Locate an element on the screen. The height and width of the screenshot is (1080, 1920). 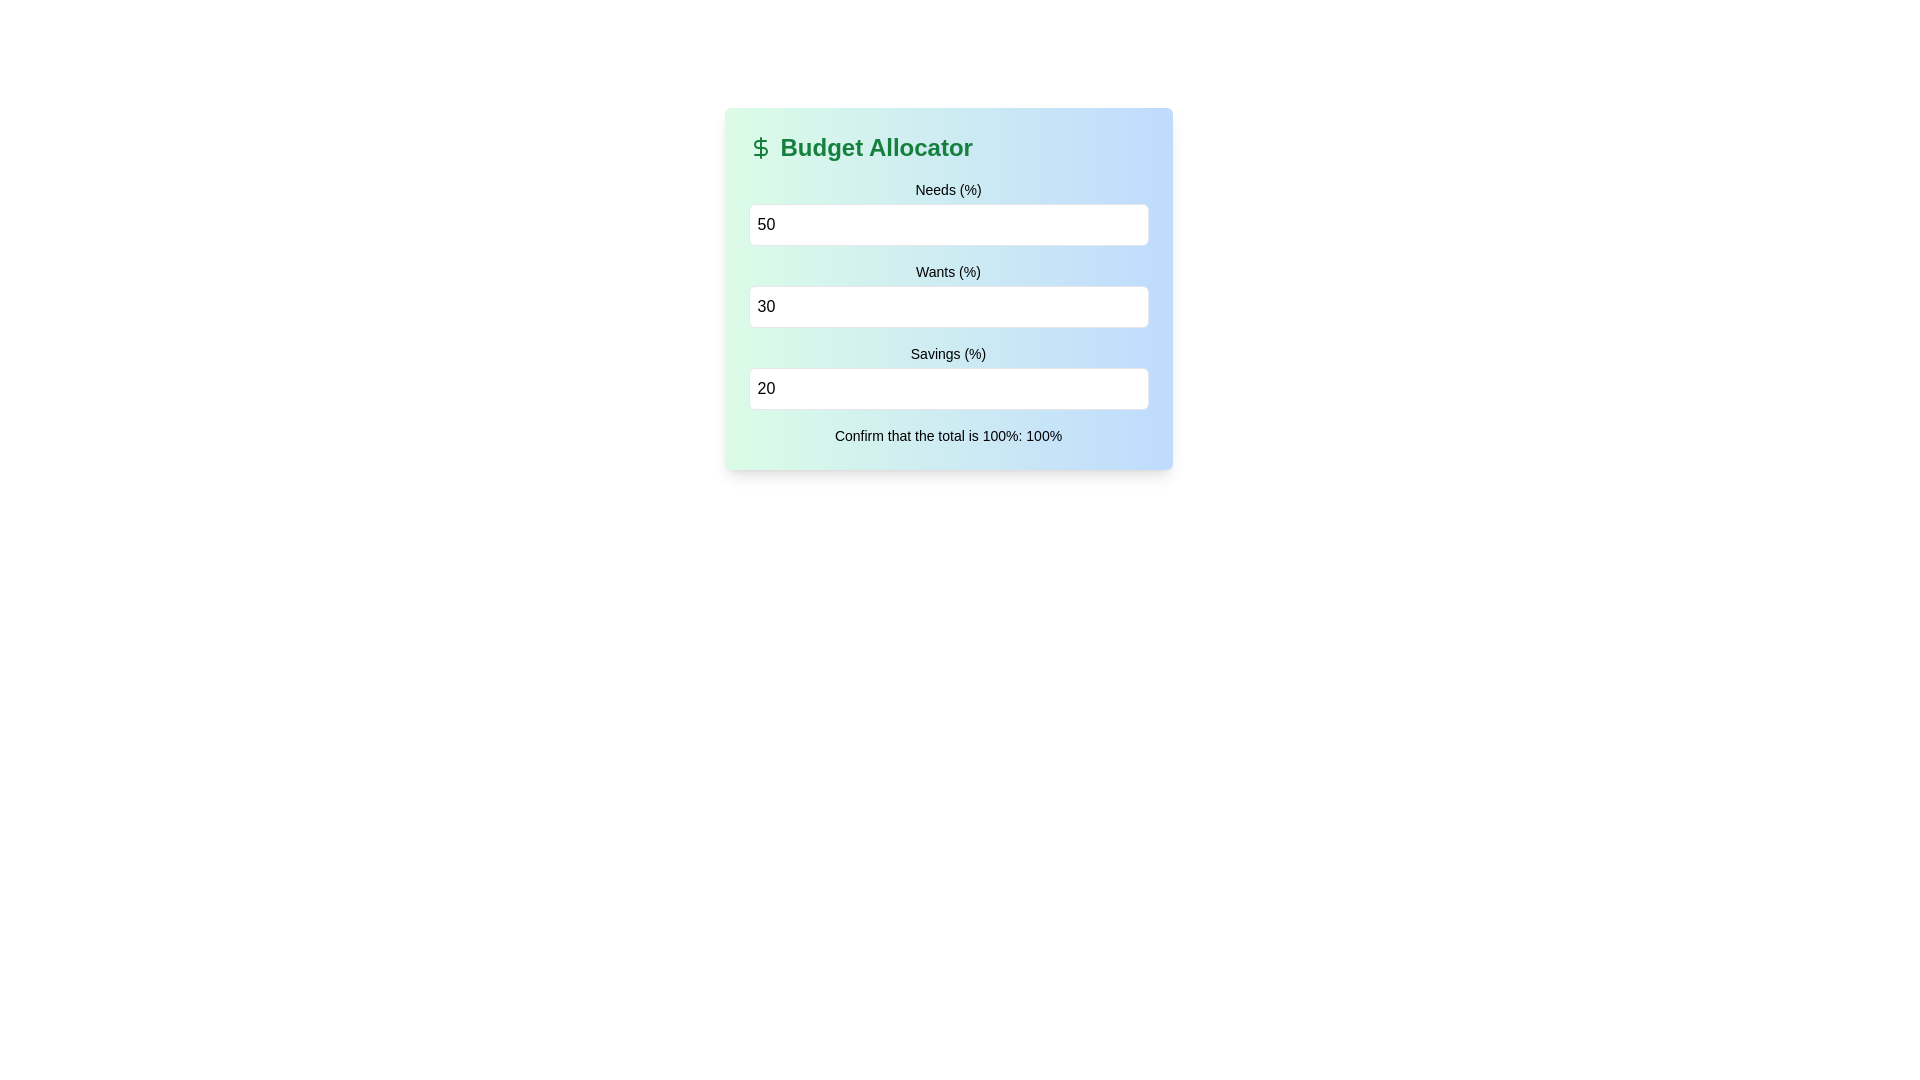
the Numeric Input Field for 'Wants (%)' is located at coordinates (947, 294).